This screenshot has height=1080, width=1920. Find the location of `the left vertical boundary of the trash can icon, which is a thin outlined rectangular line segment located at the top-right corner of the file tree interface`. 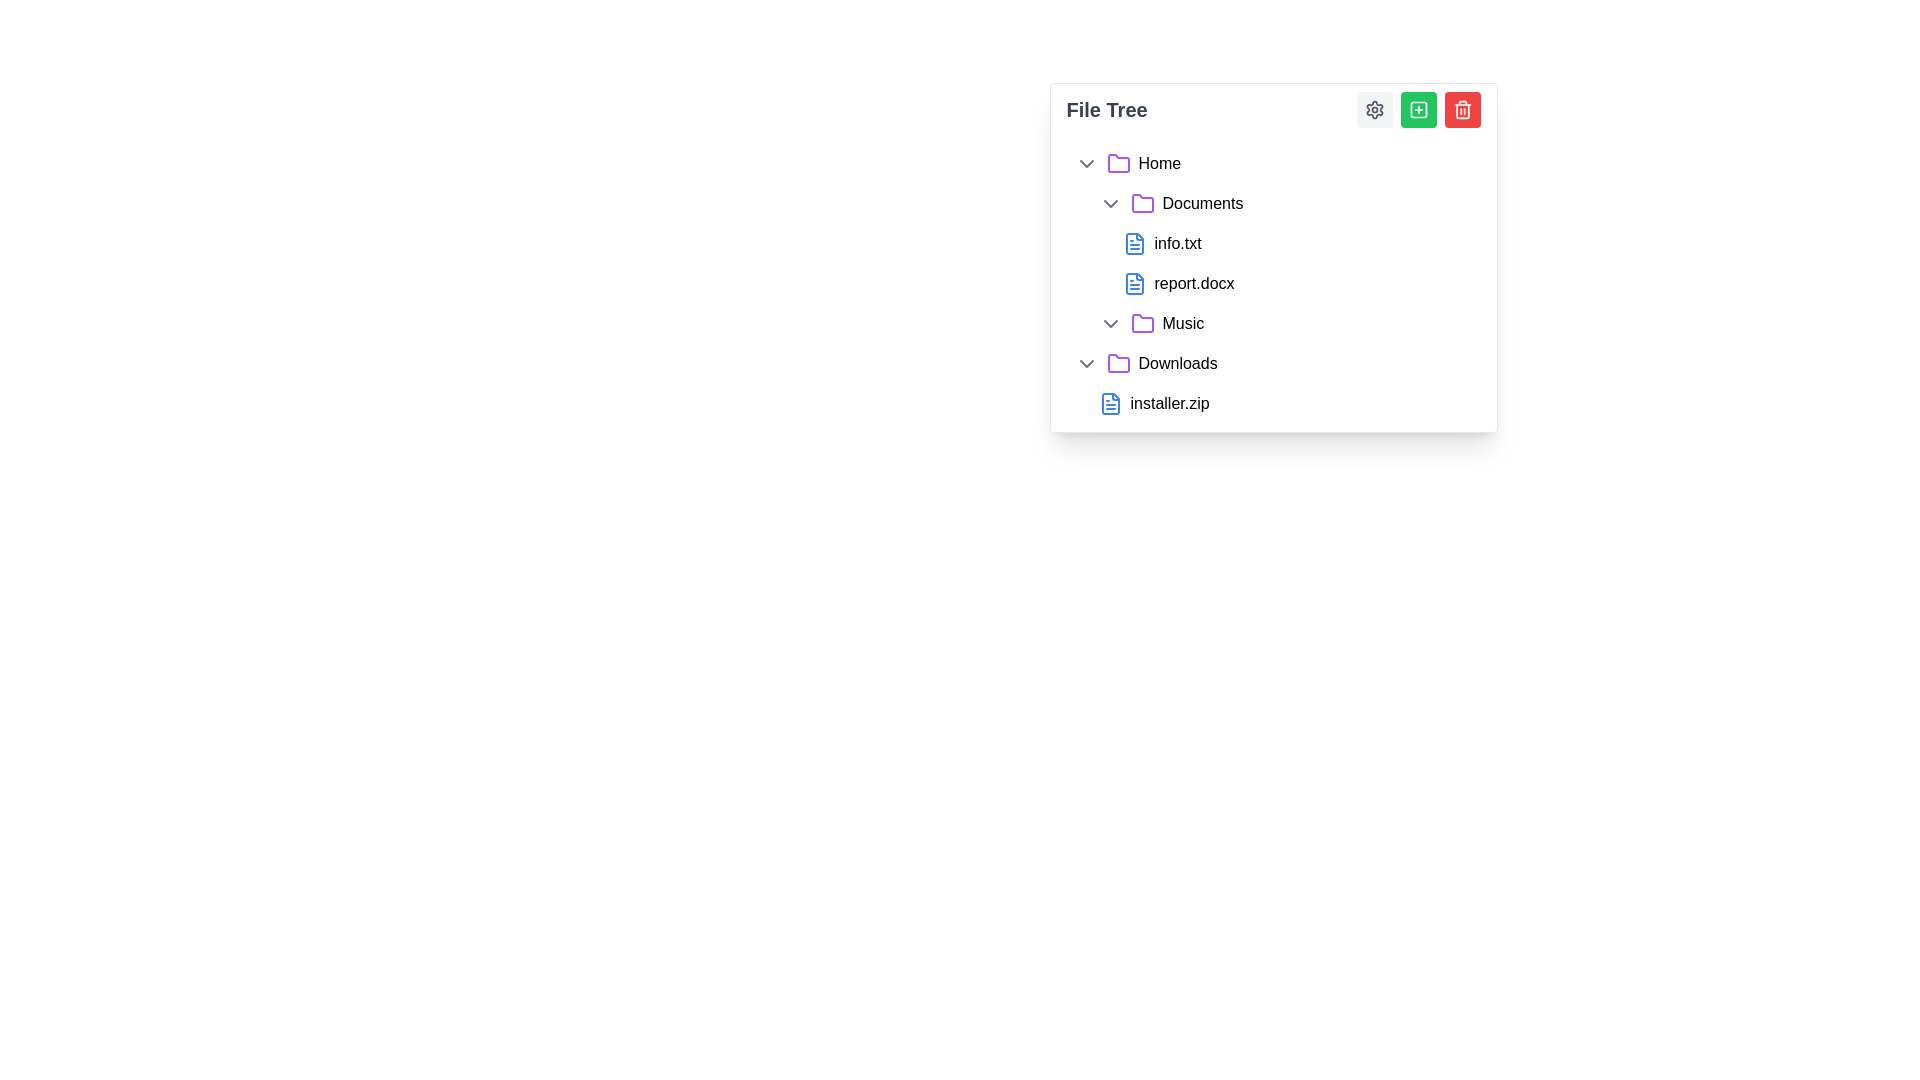

the left vertical boundary of the trash can icon, which is a thin outlined rectangular line segment located at the top-right corner of the file tree interface is located at coordinates (1462, 111).